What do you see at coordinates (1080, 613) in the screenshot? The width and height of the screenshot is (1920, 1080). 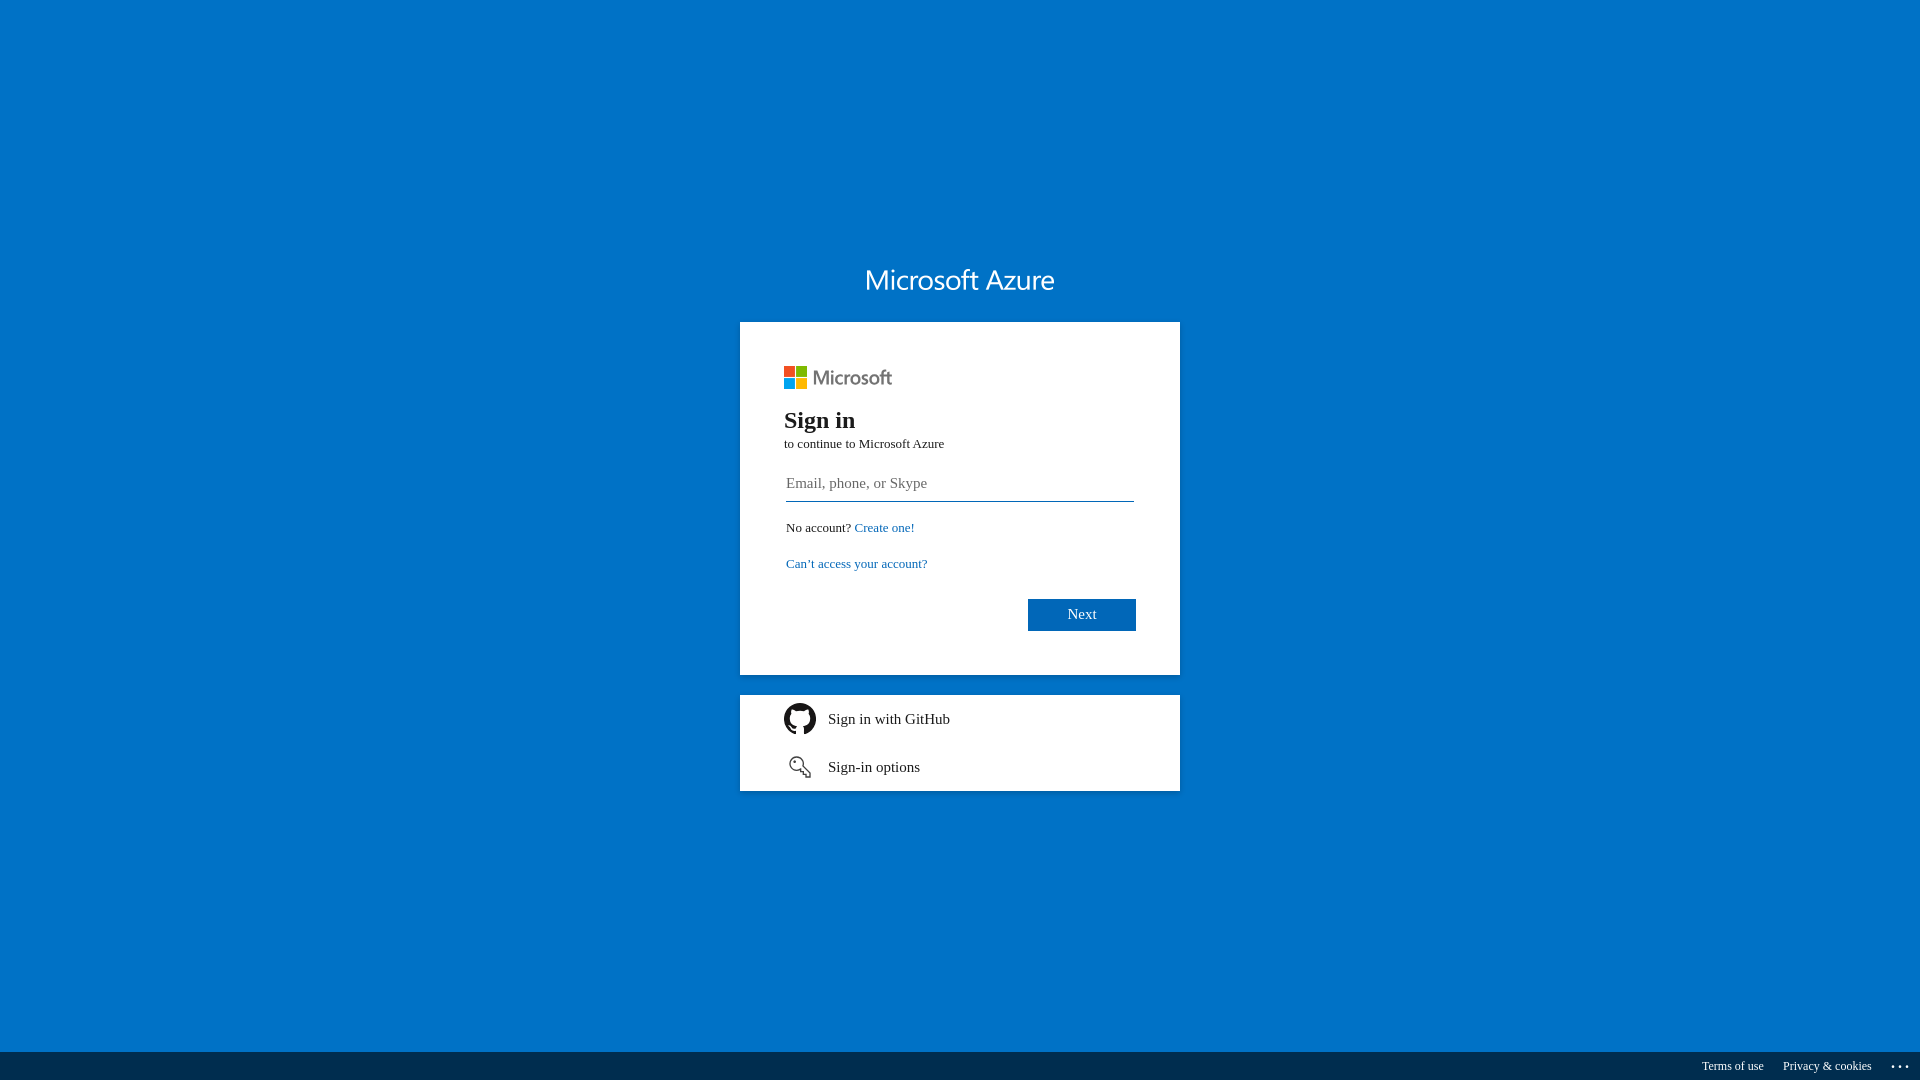 I see `'Next'` at bounding box center [1080, 613].